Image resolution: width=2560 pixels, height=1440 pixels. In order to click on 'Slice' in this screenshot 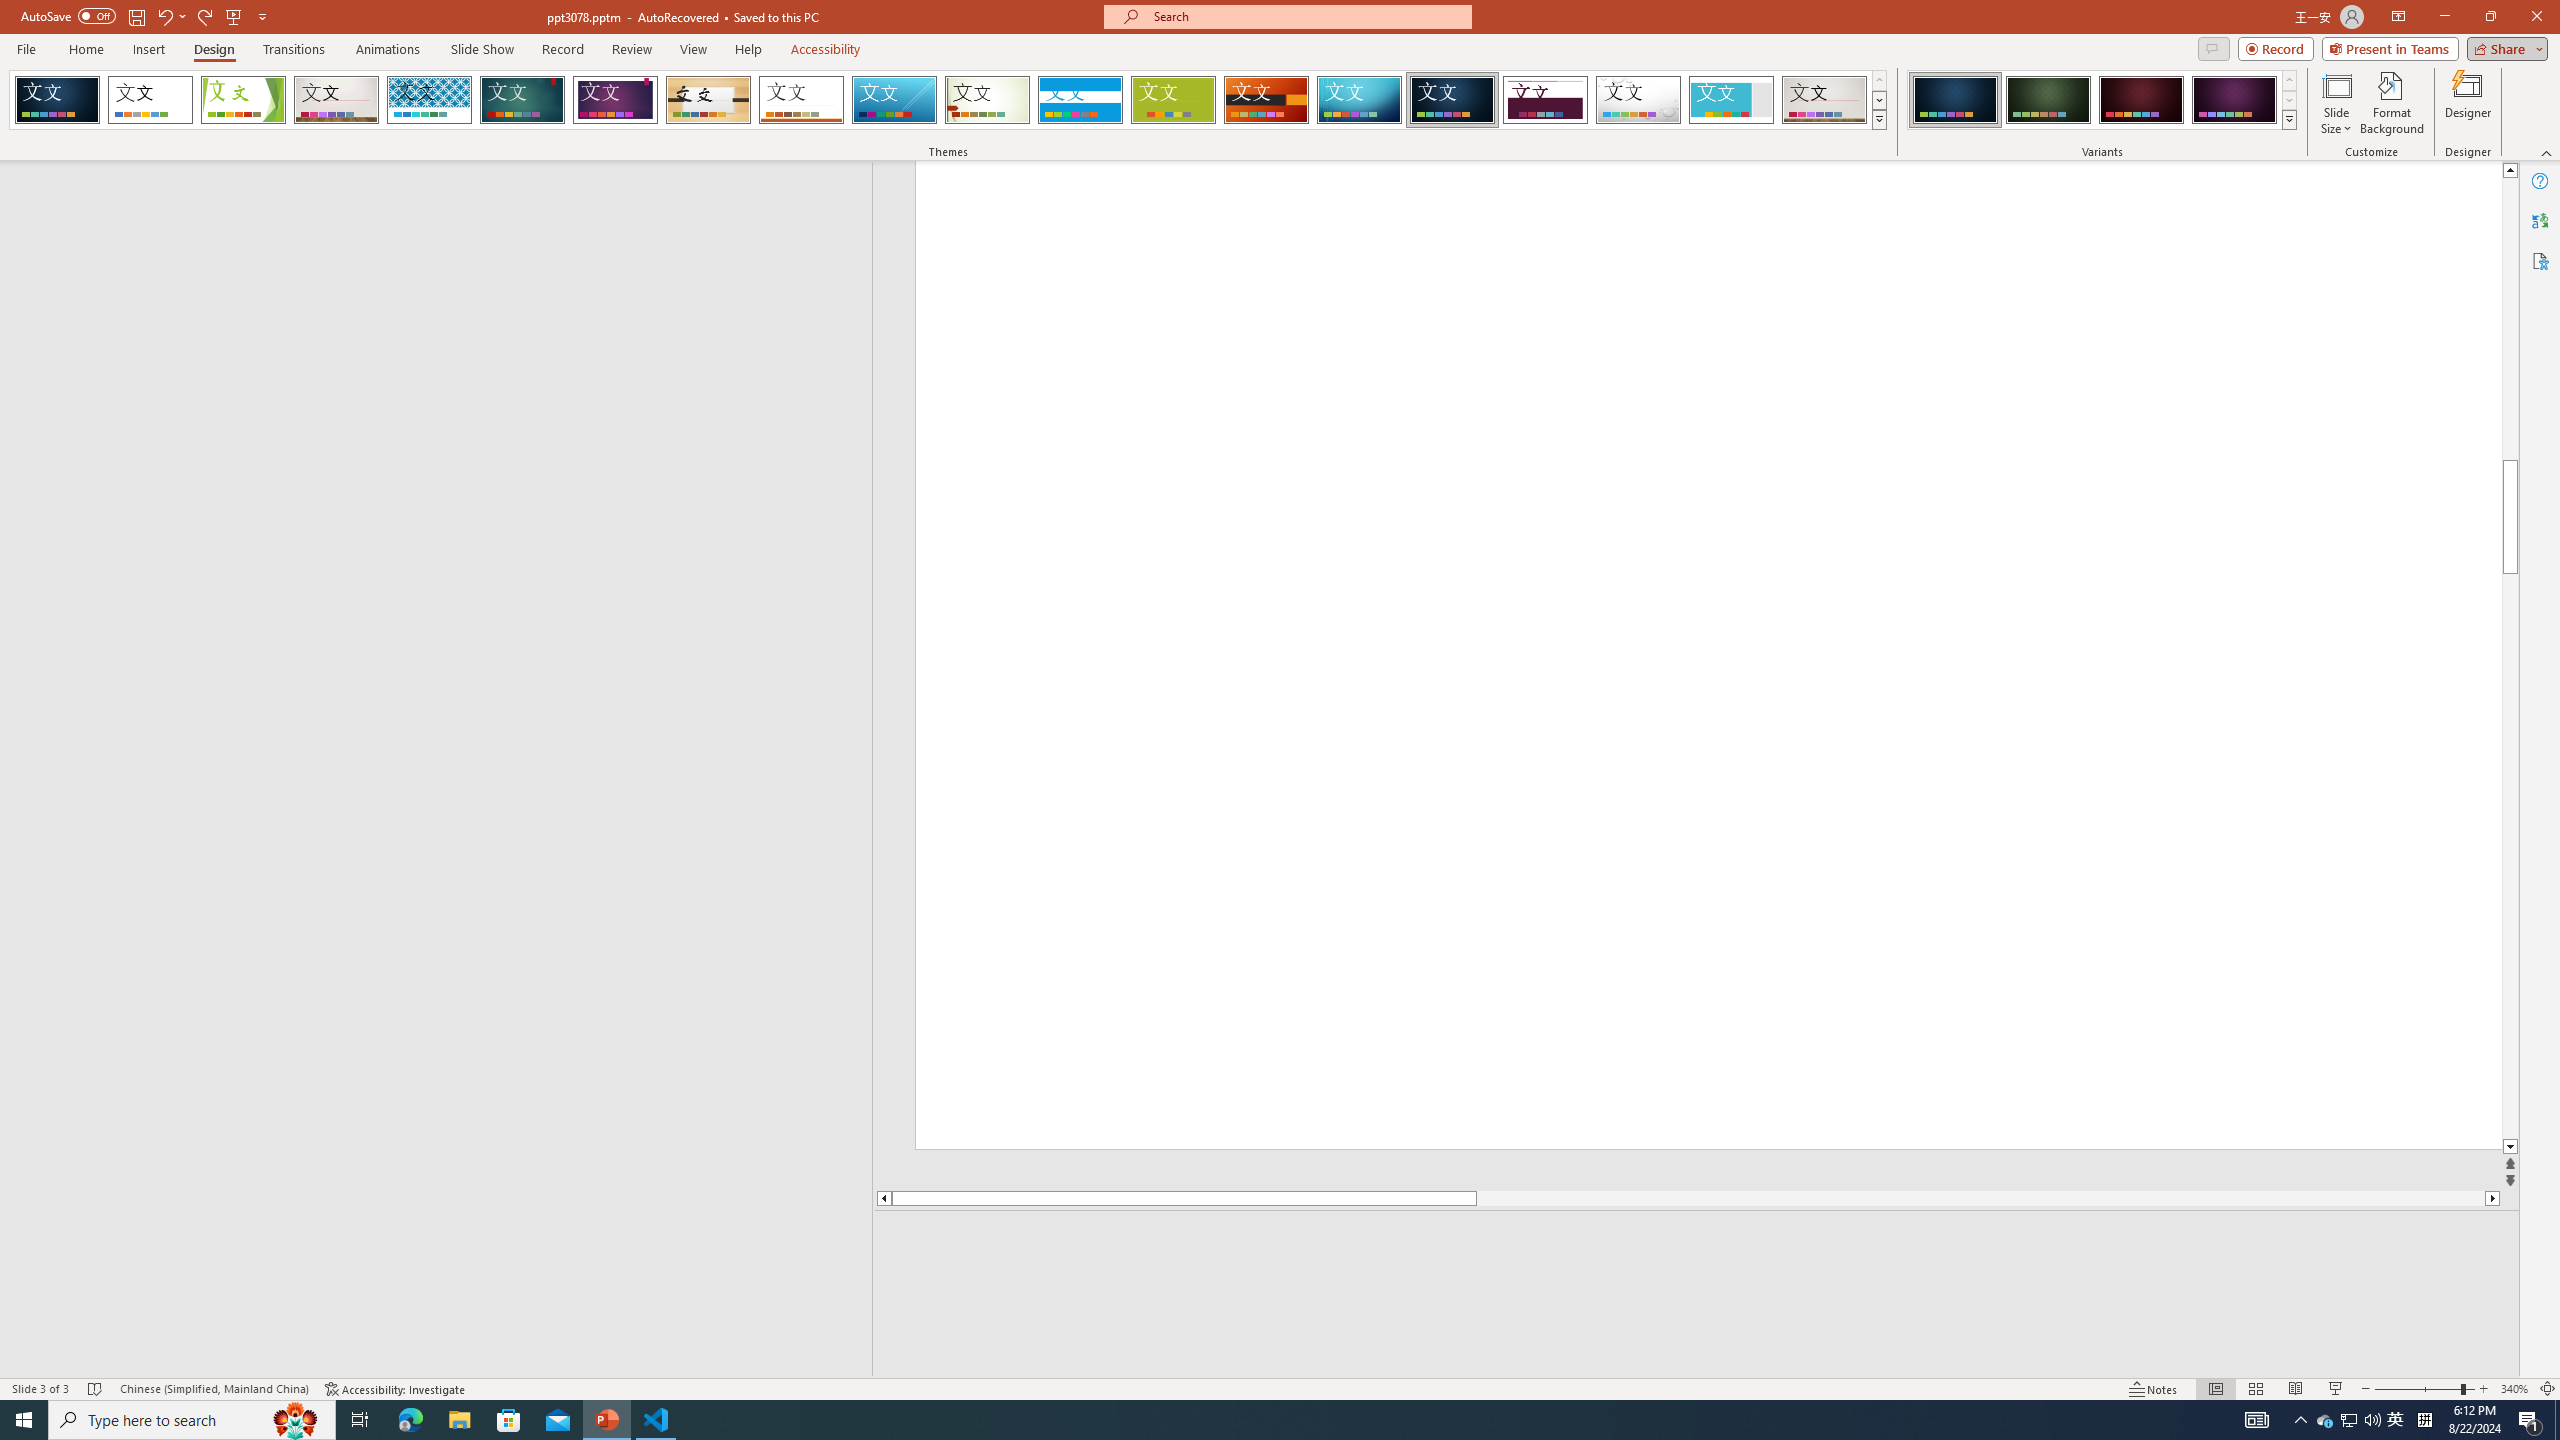, I will do `click(893, 99)`.